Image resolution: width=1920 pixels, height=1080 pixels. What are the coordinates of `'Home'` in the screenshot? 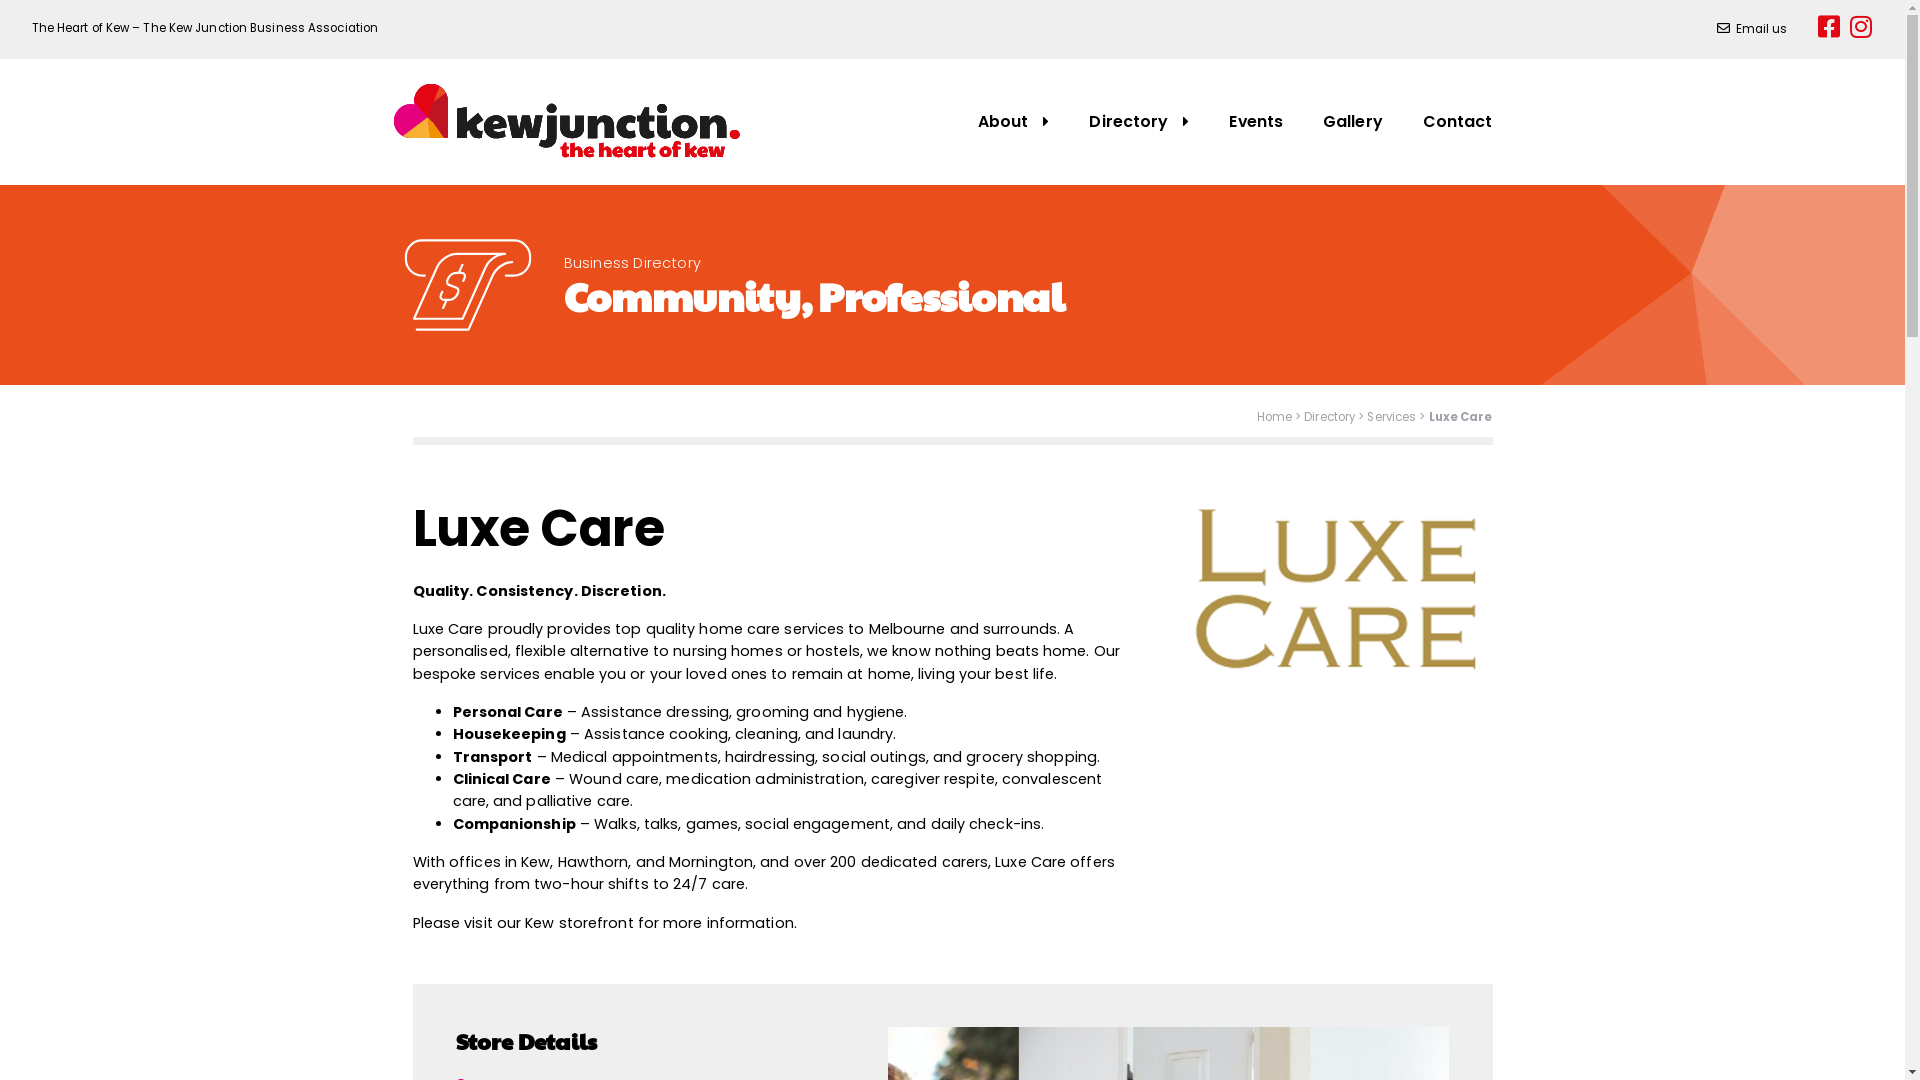 It's located at (1273, 415).